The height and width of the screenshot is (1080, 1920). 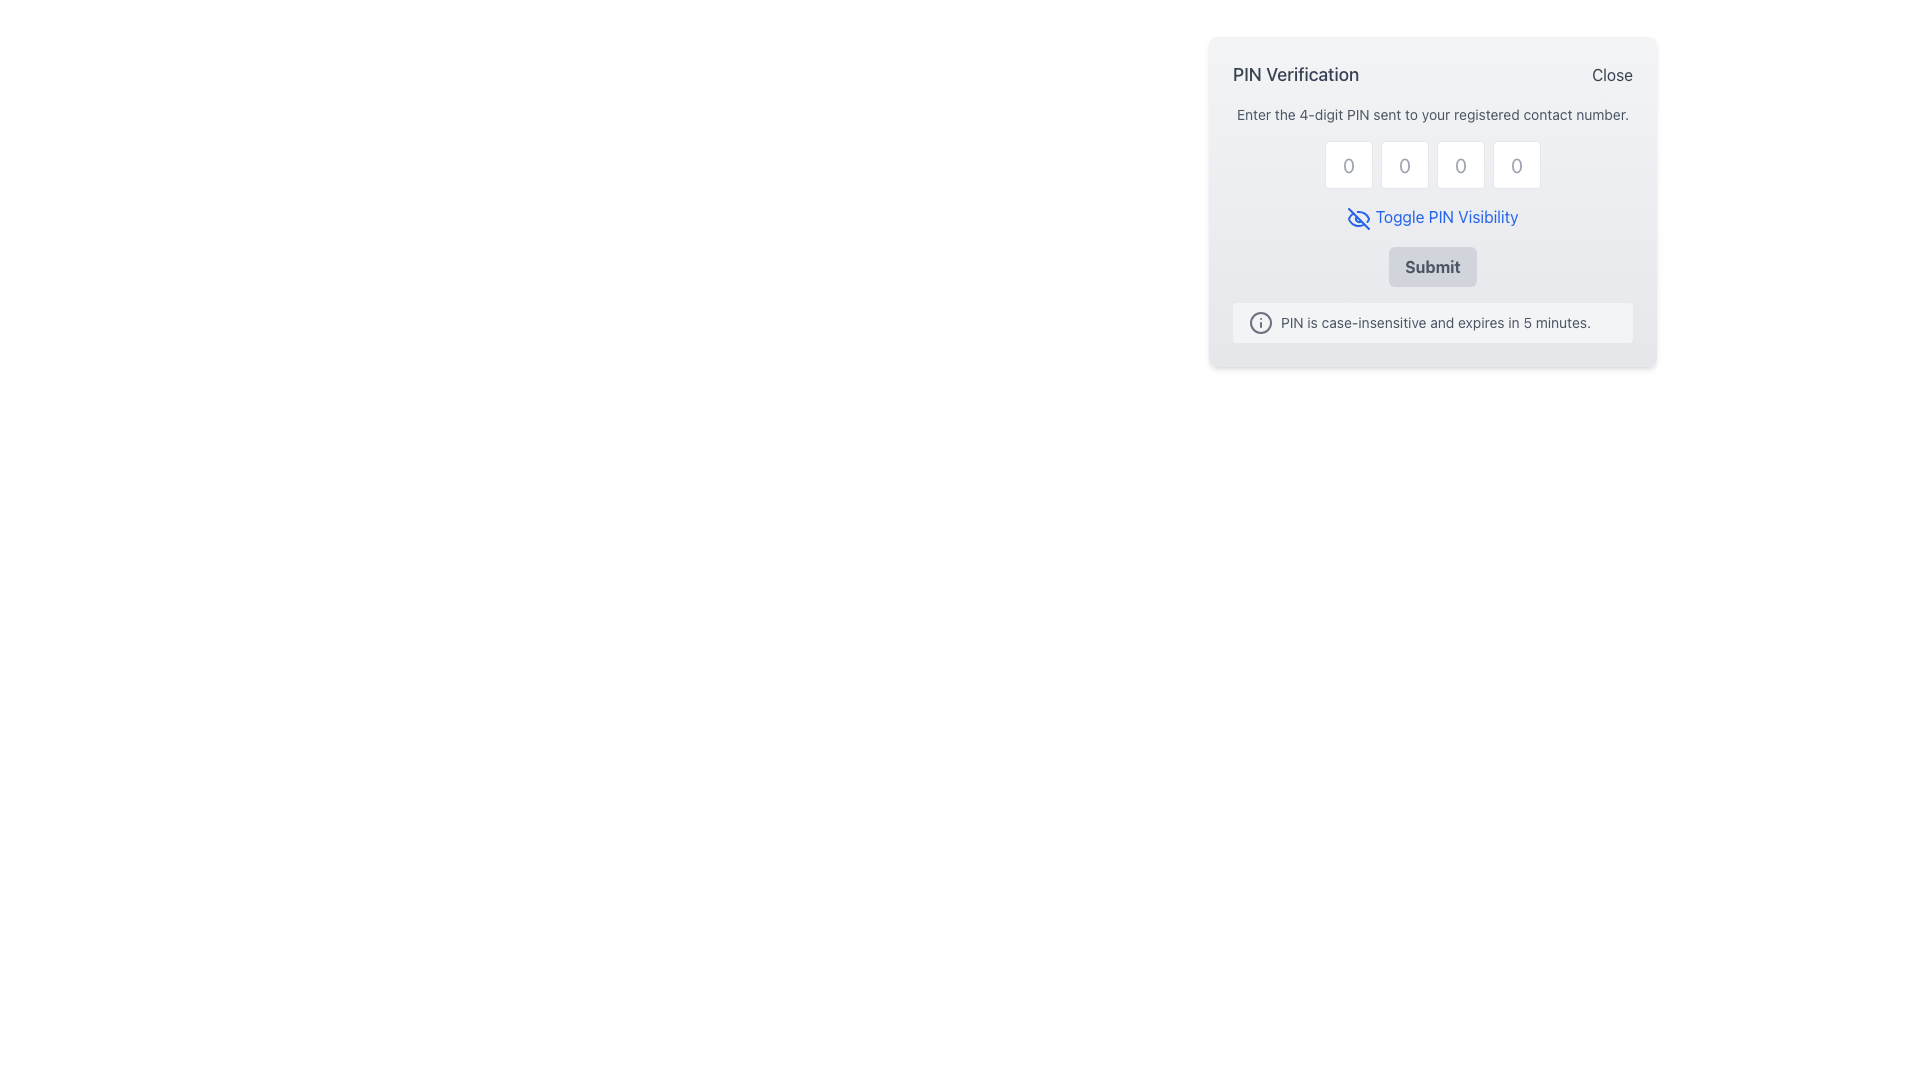 What do you see at coordinates (1516, 164) in the screenshot?
I see `the fourth text input field for the PIN code in the 'PIN Verification' modal to focus on it` at bounding box center [1516, 164].